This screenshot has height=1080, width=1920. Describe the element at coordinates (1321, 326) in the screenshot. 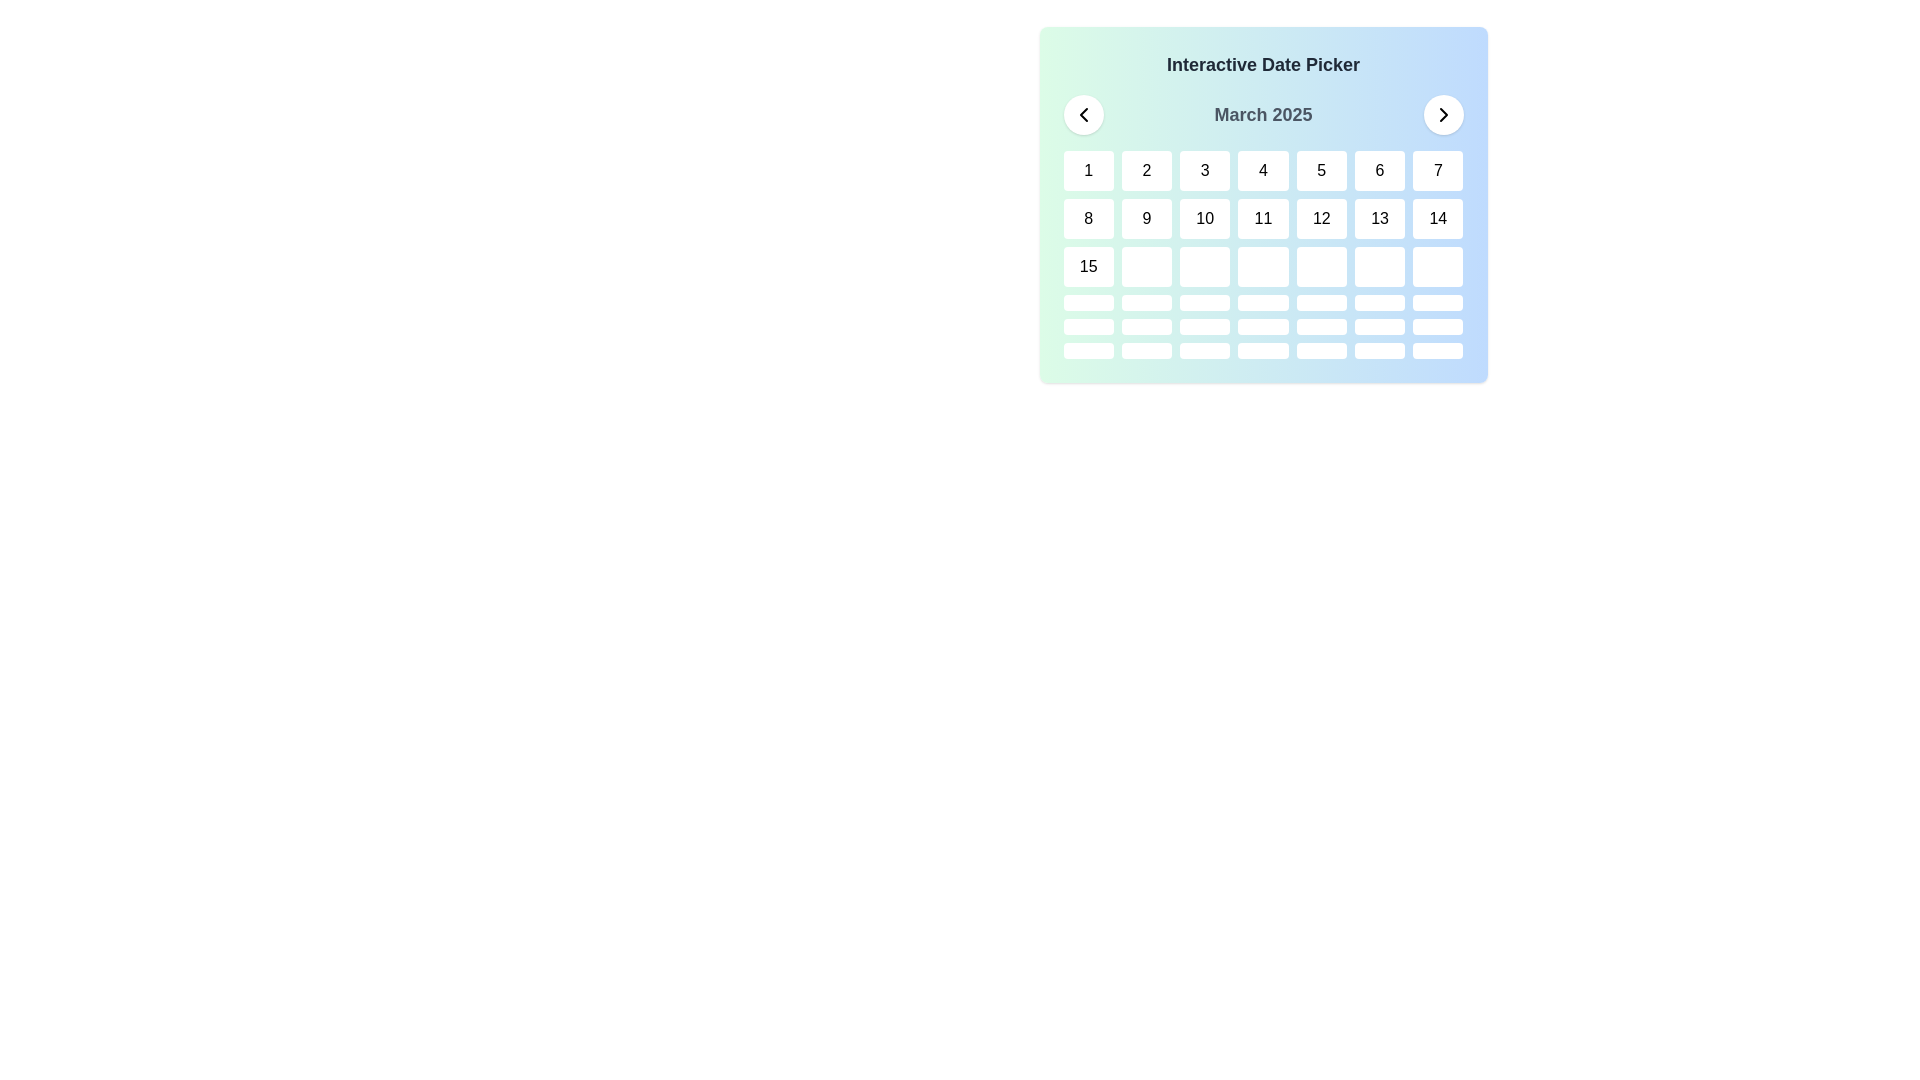

I see `the interactive button located in the last row and fifth column of the date picker interface` at that location.